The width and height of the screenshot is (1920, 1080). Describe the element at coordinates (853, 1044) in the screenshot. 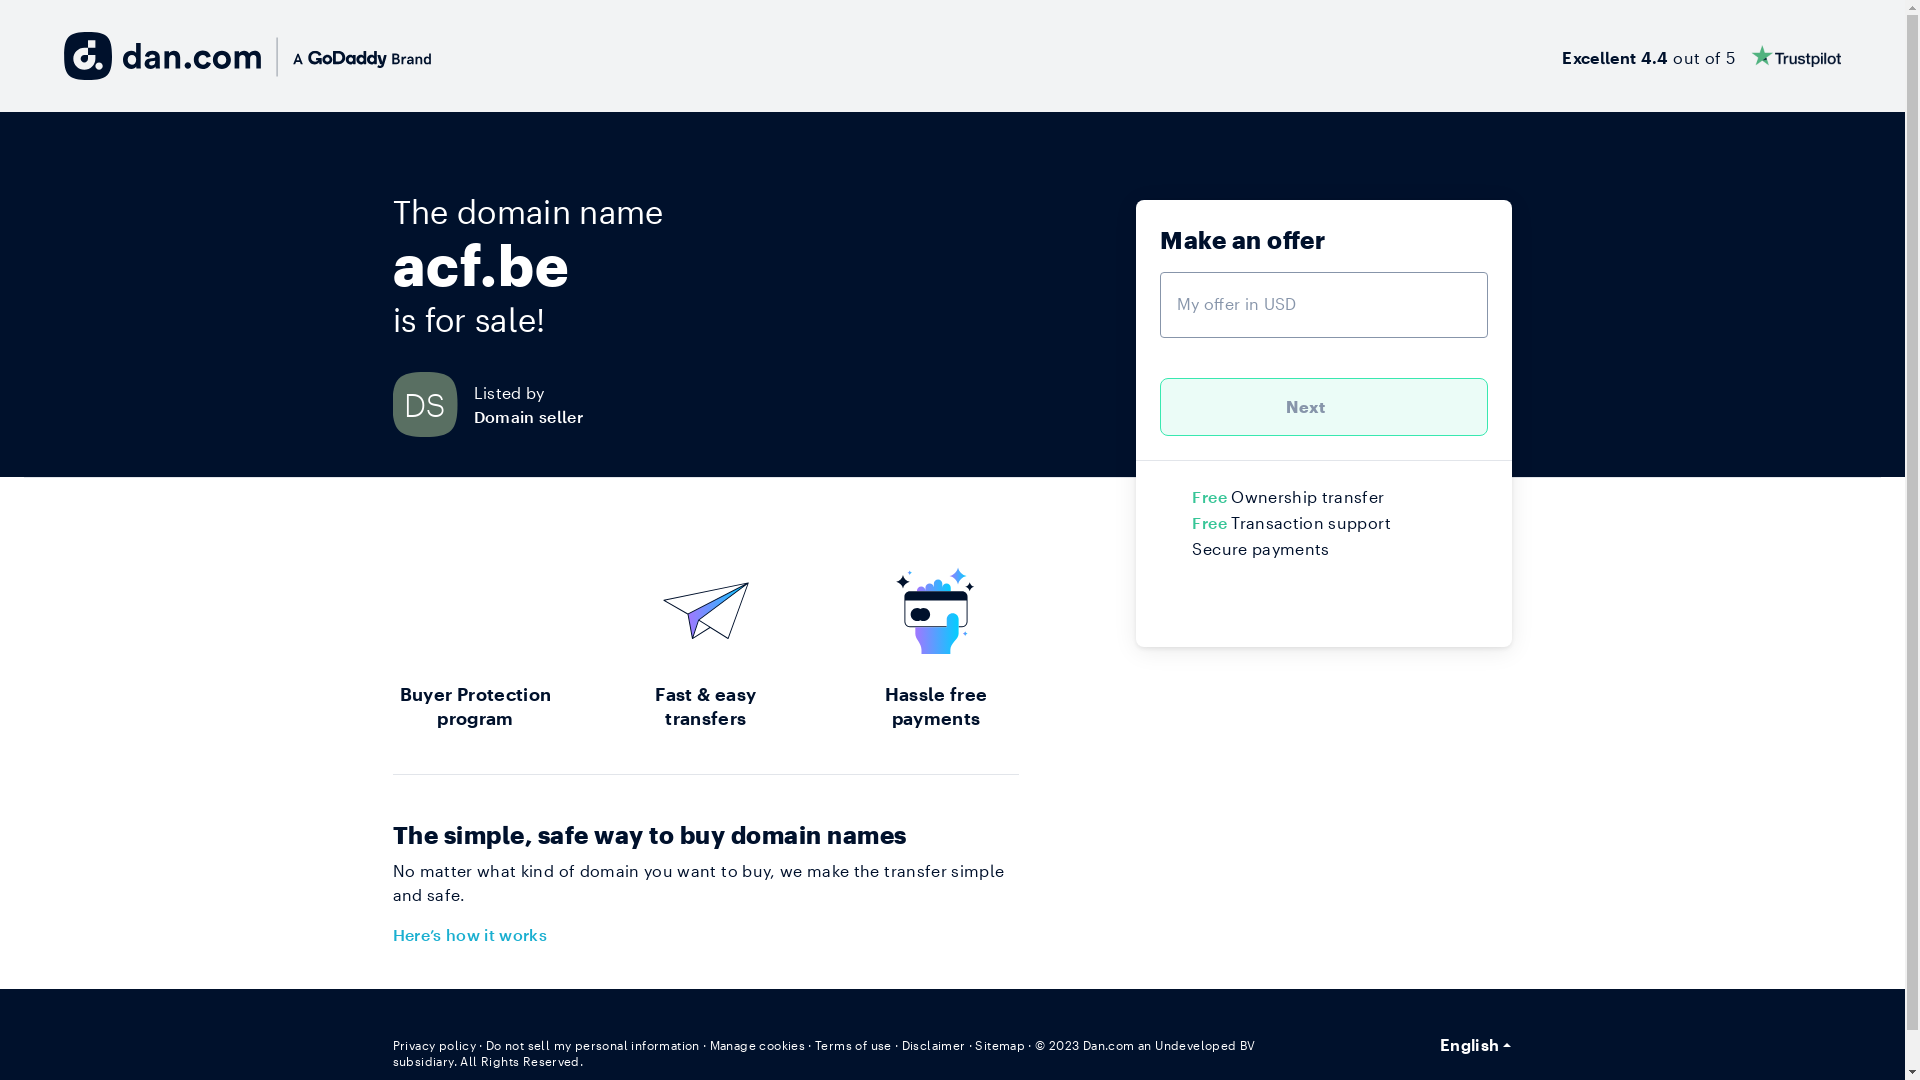

I see `'Terms of use'` at that location.